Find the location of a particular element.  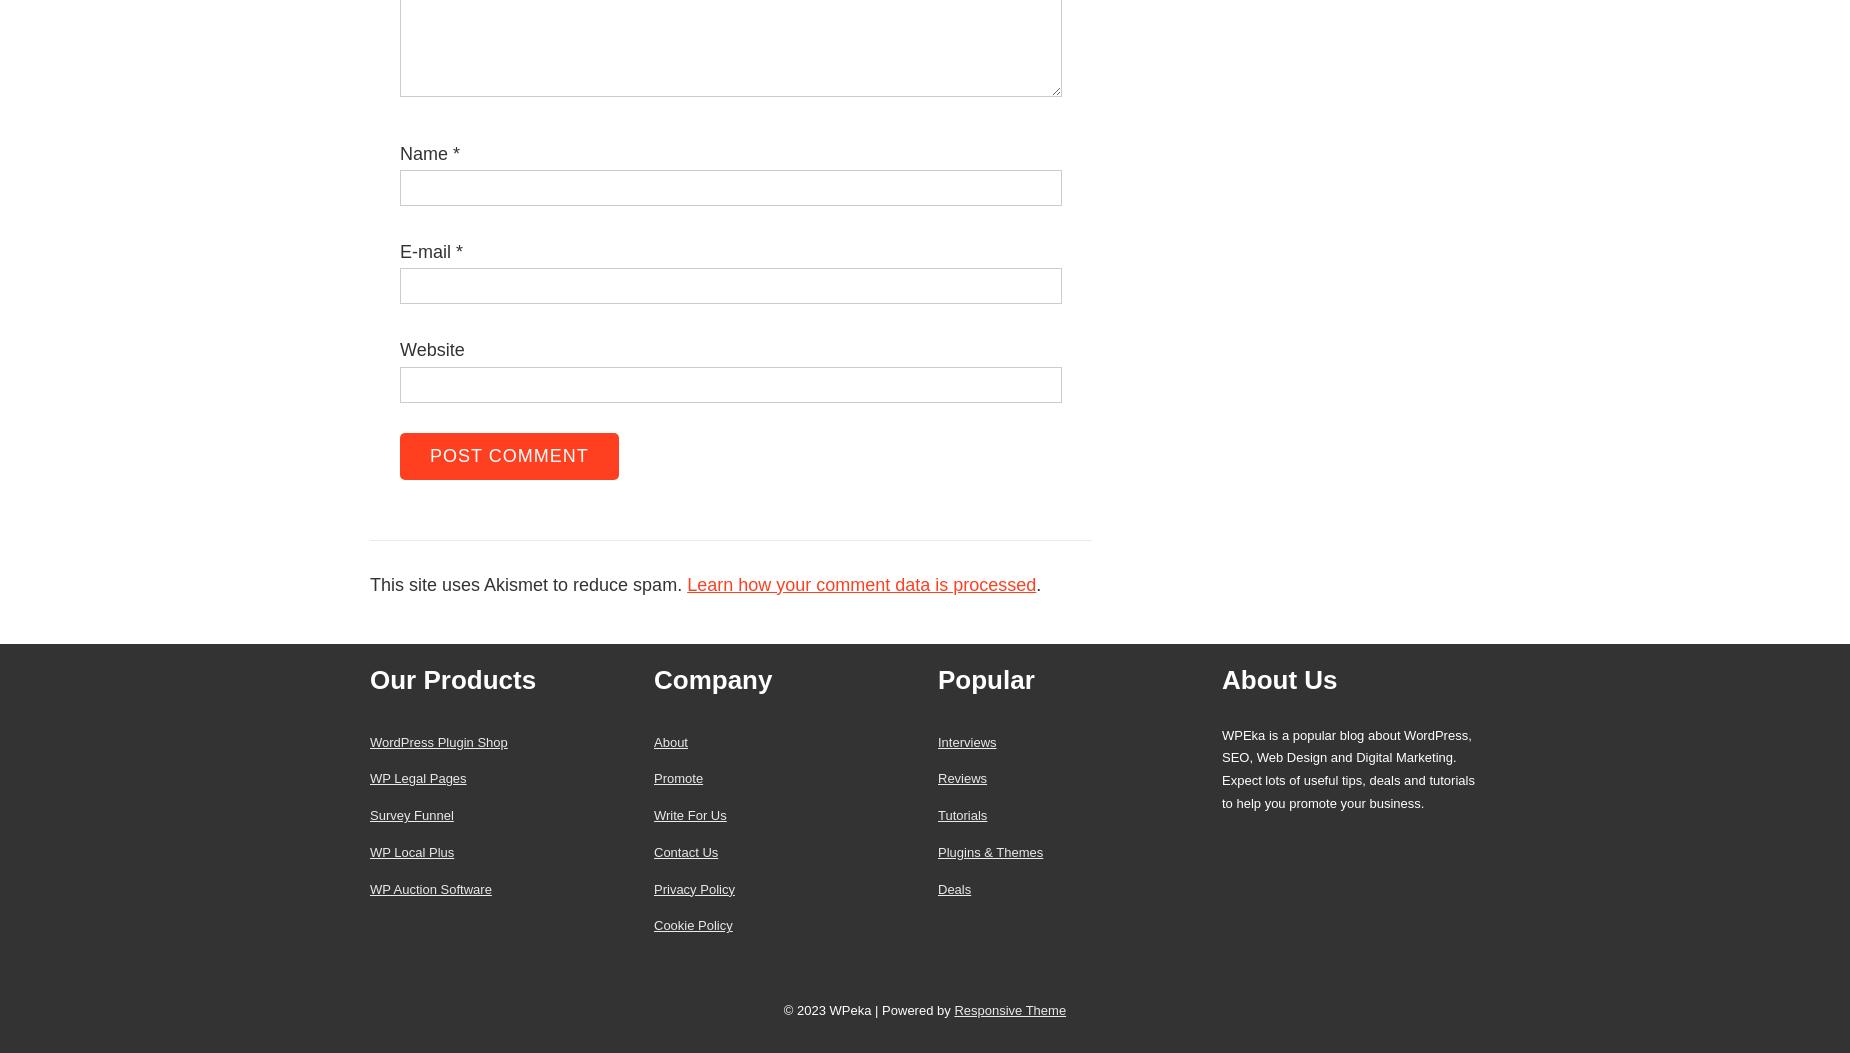

'Interviews' is located at coordinates (965, 740).